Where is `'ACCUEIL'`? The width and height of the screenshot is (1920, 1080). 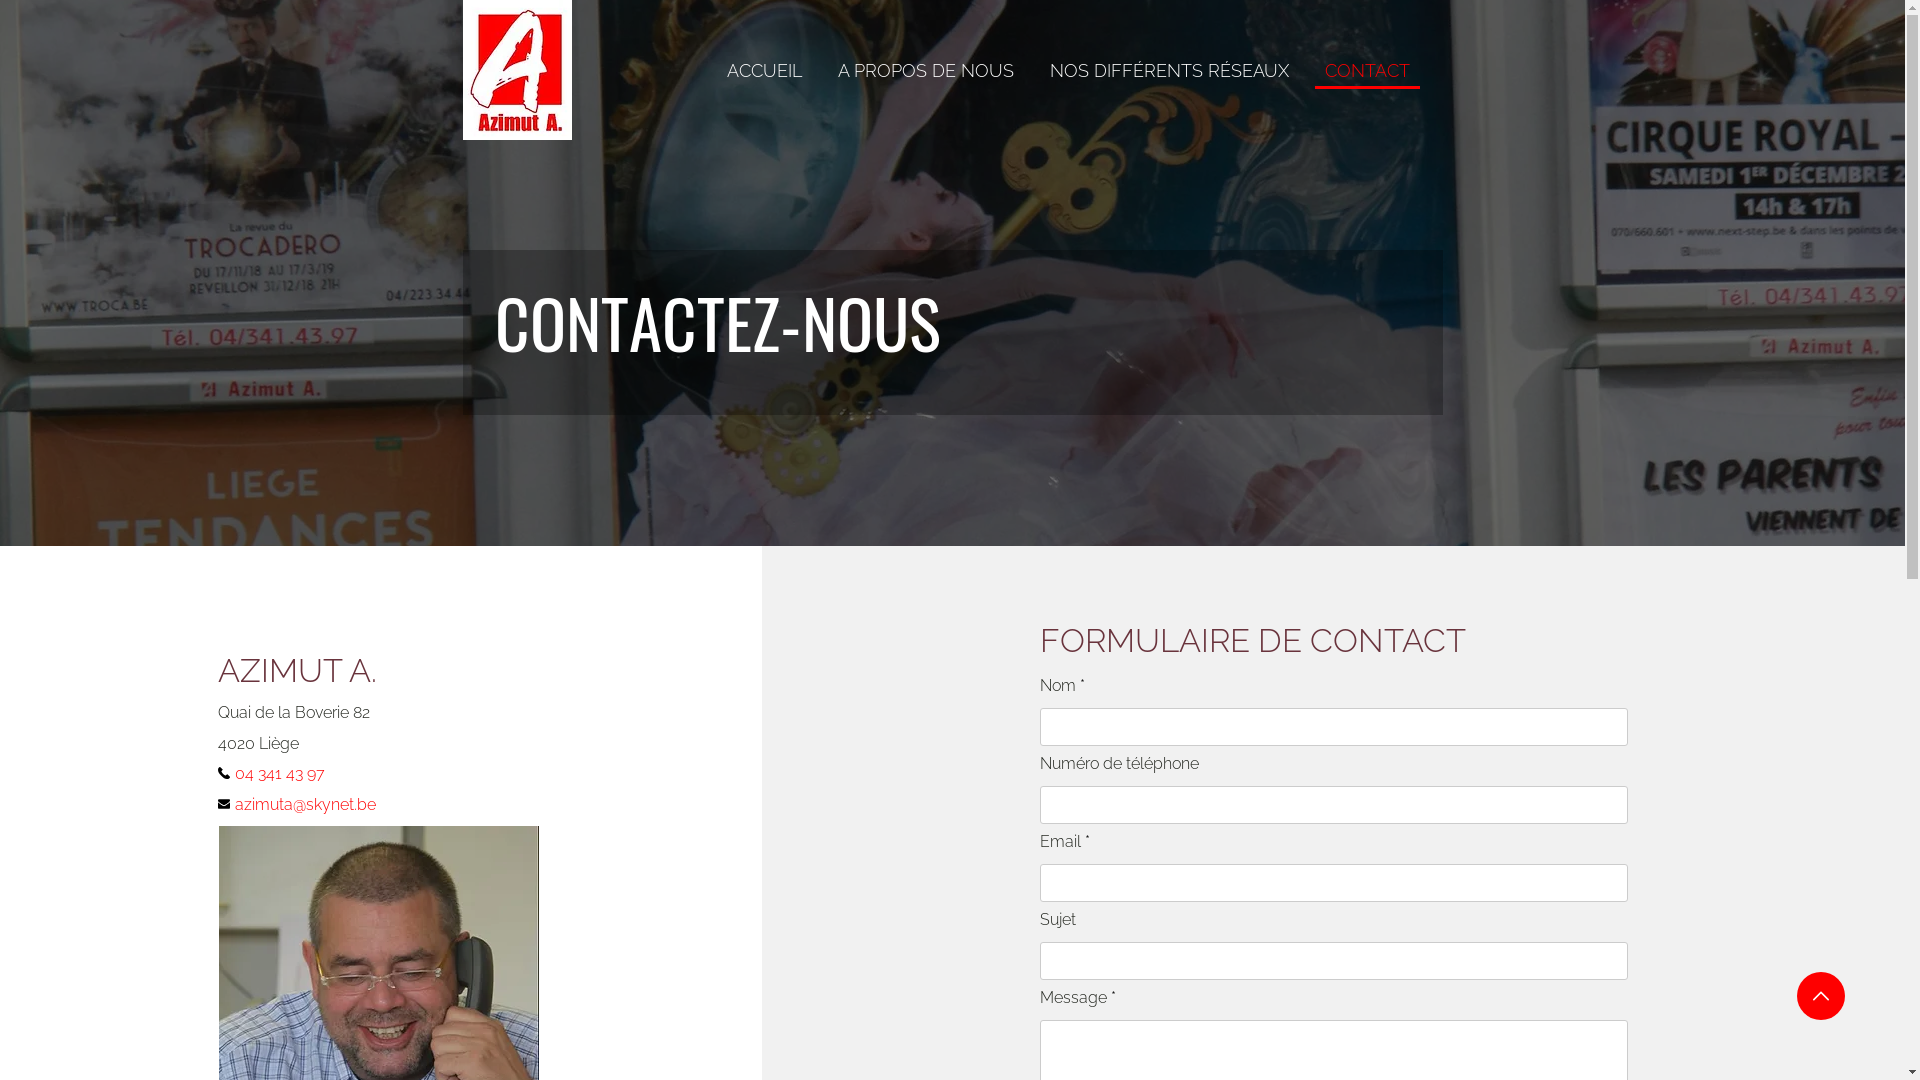
'ACCUEIL' is located at coordinates (762, 71).